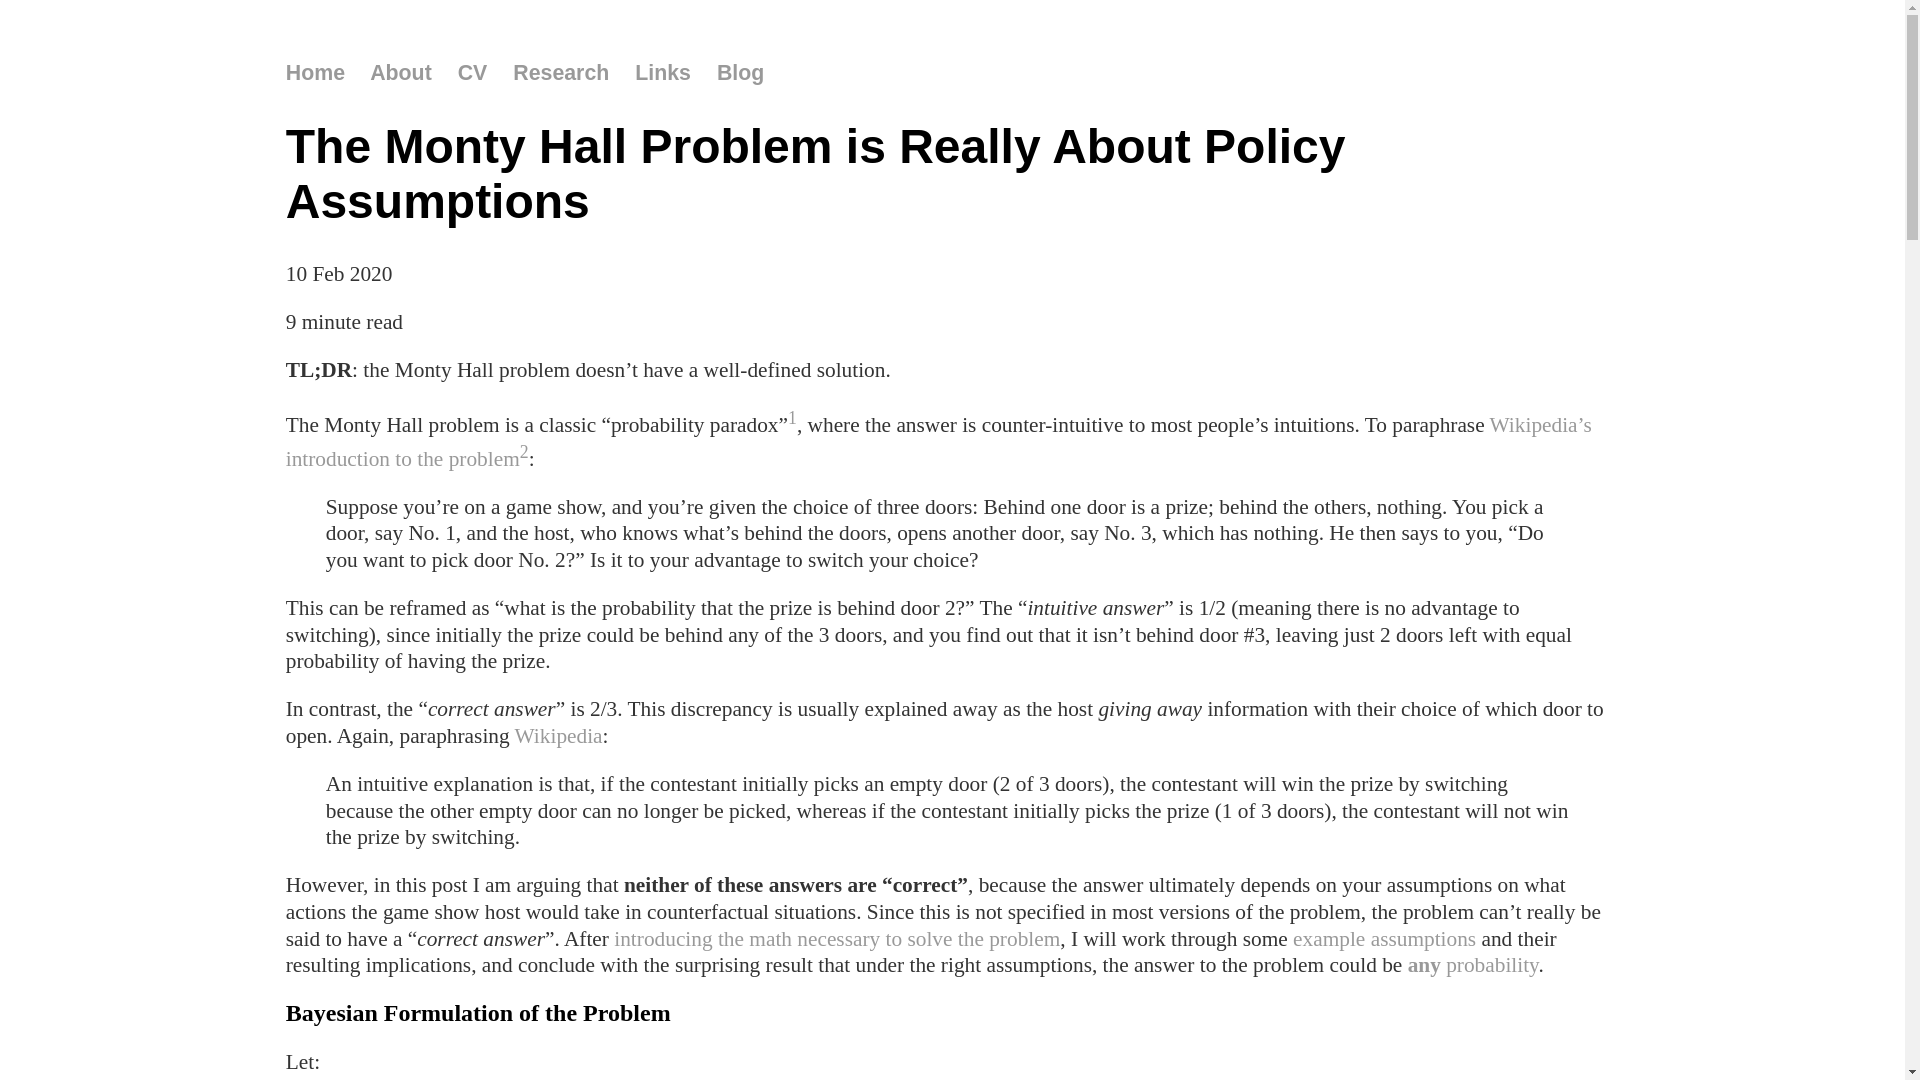 The image size is (1920, 1080). I want to click on 'CV', so click(456, 72).